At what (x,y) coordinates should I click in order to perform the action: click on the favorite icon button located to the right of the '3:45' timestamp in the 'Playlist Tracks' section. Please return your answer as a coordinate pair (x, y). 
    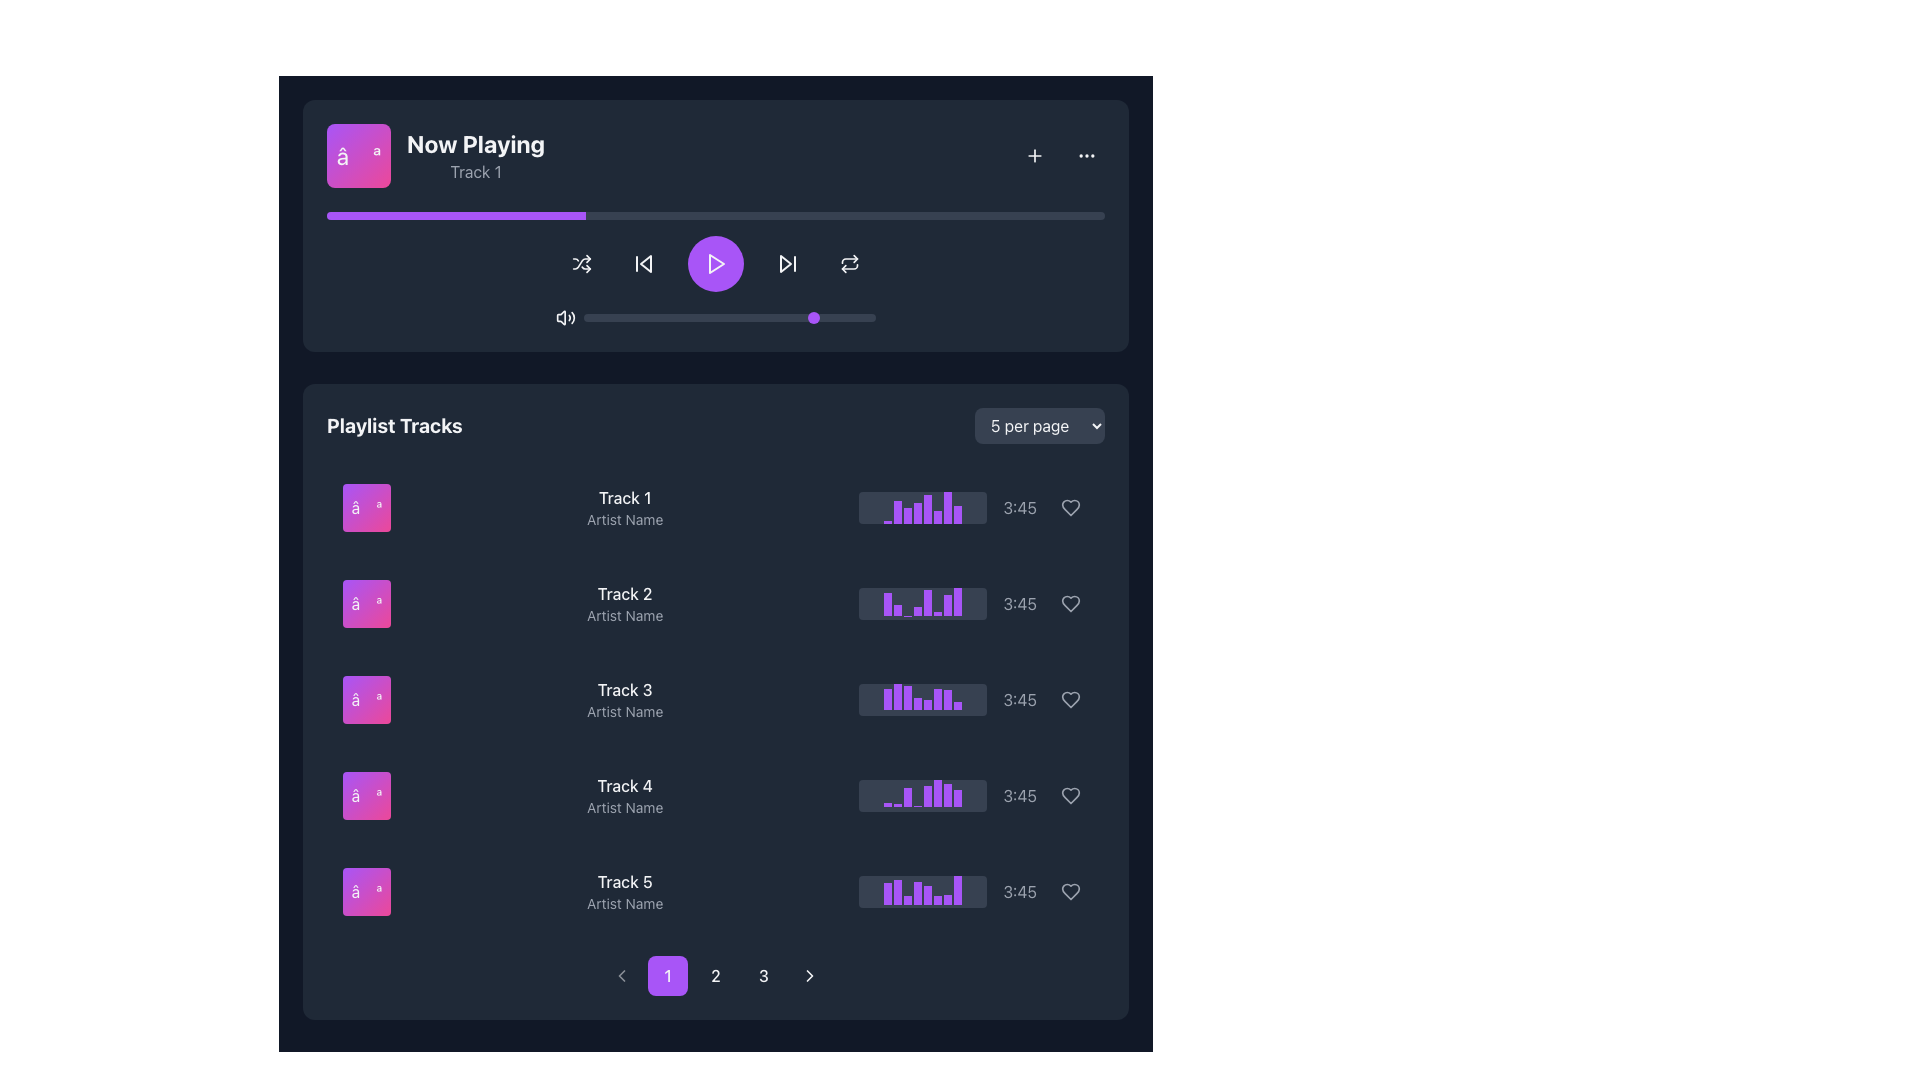
    Looking at the image, I should click on (1069, 603).